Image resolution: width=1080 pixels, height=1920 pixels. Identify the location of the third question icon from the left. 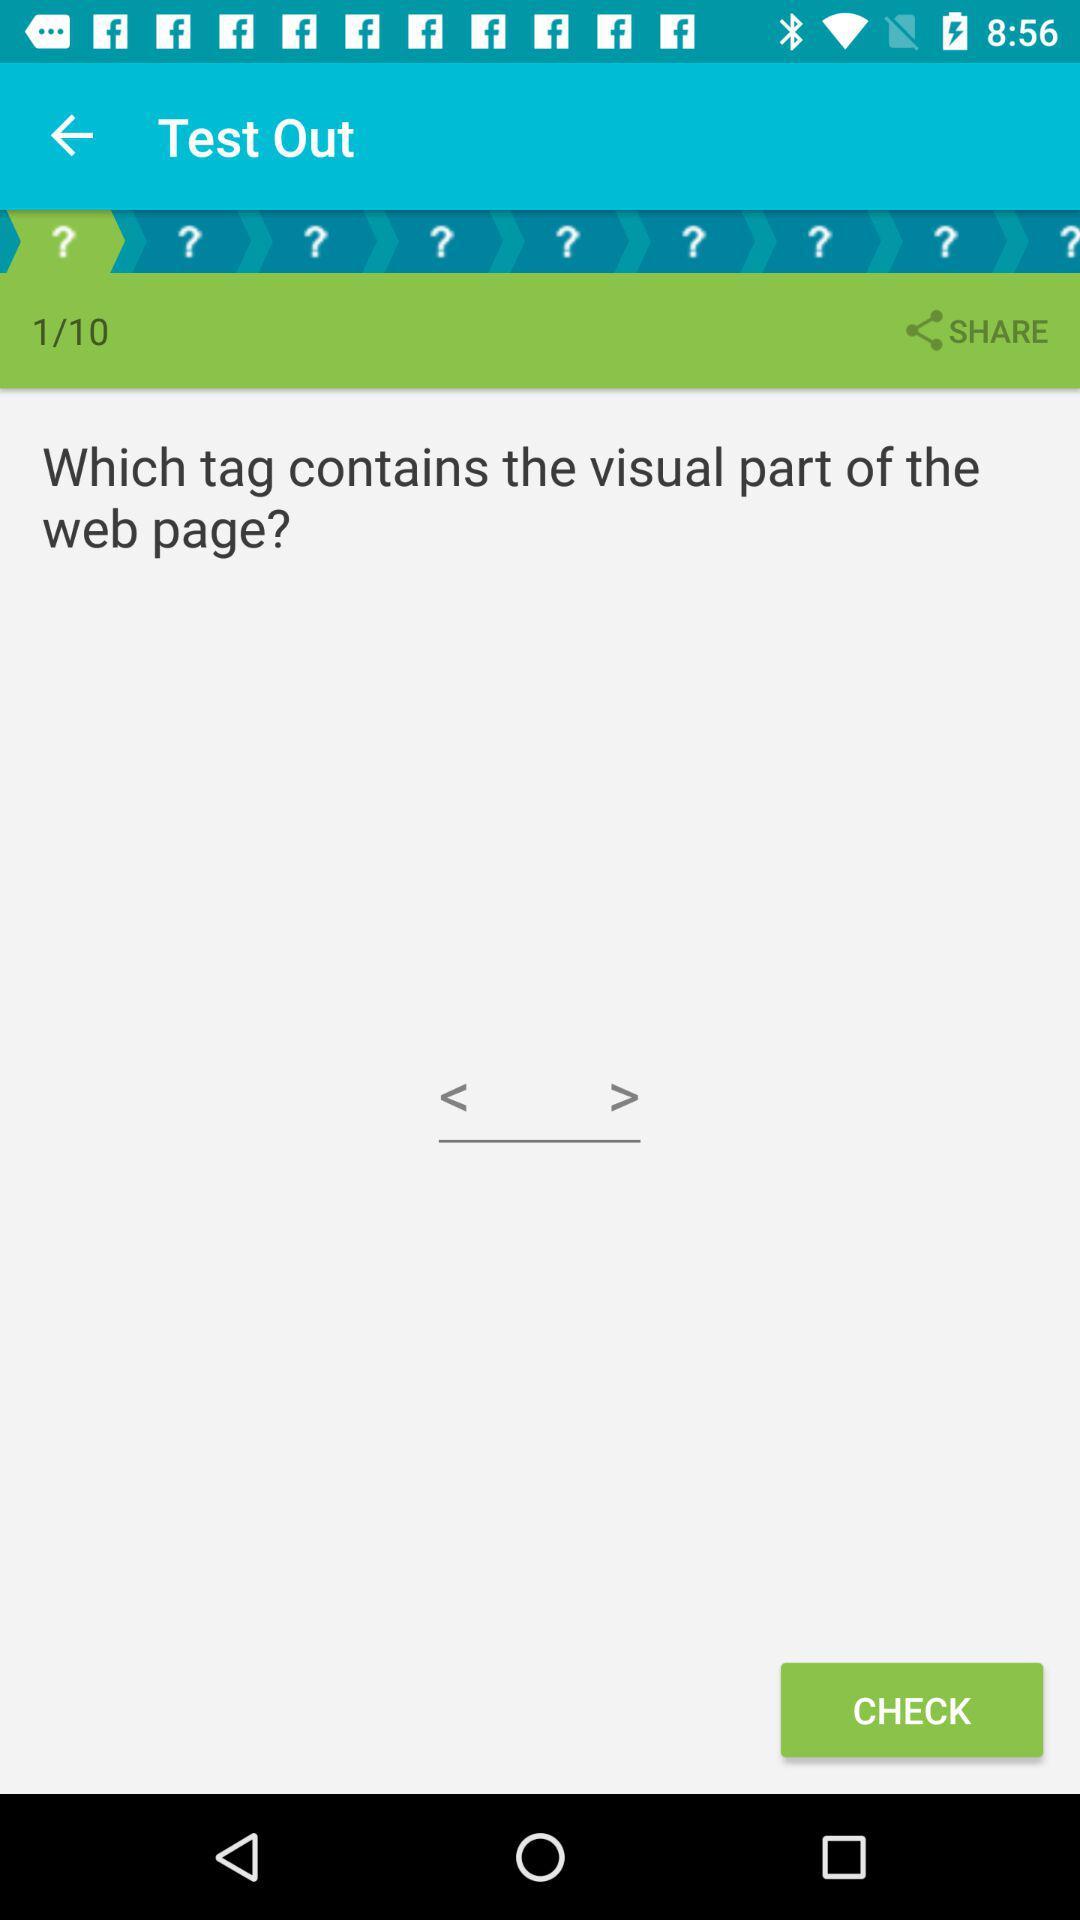
(315, 240).